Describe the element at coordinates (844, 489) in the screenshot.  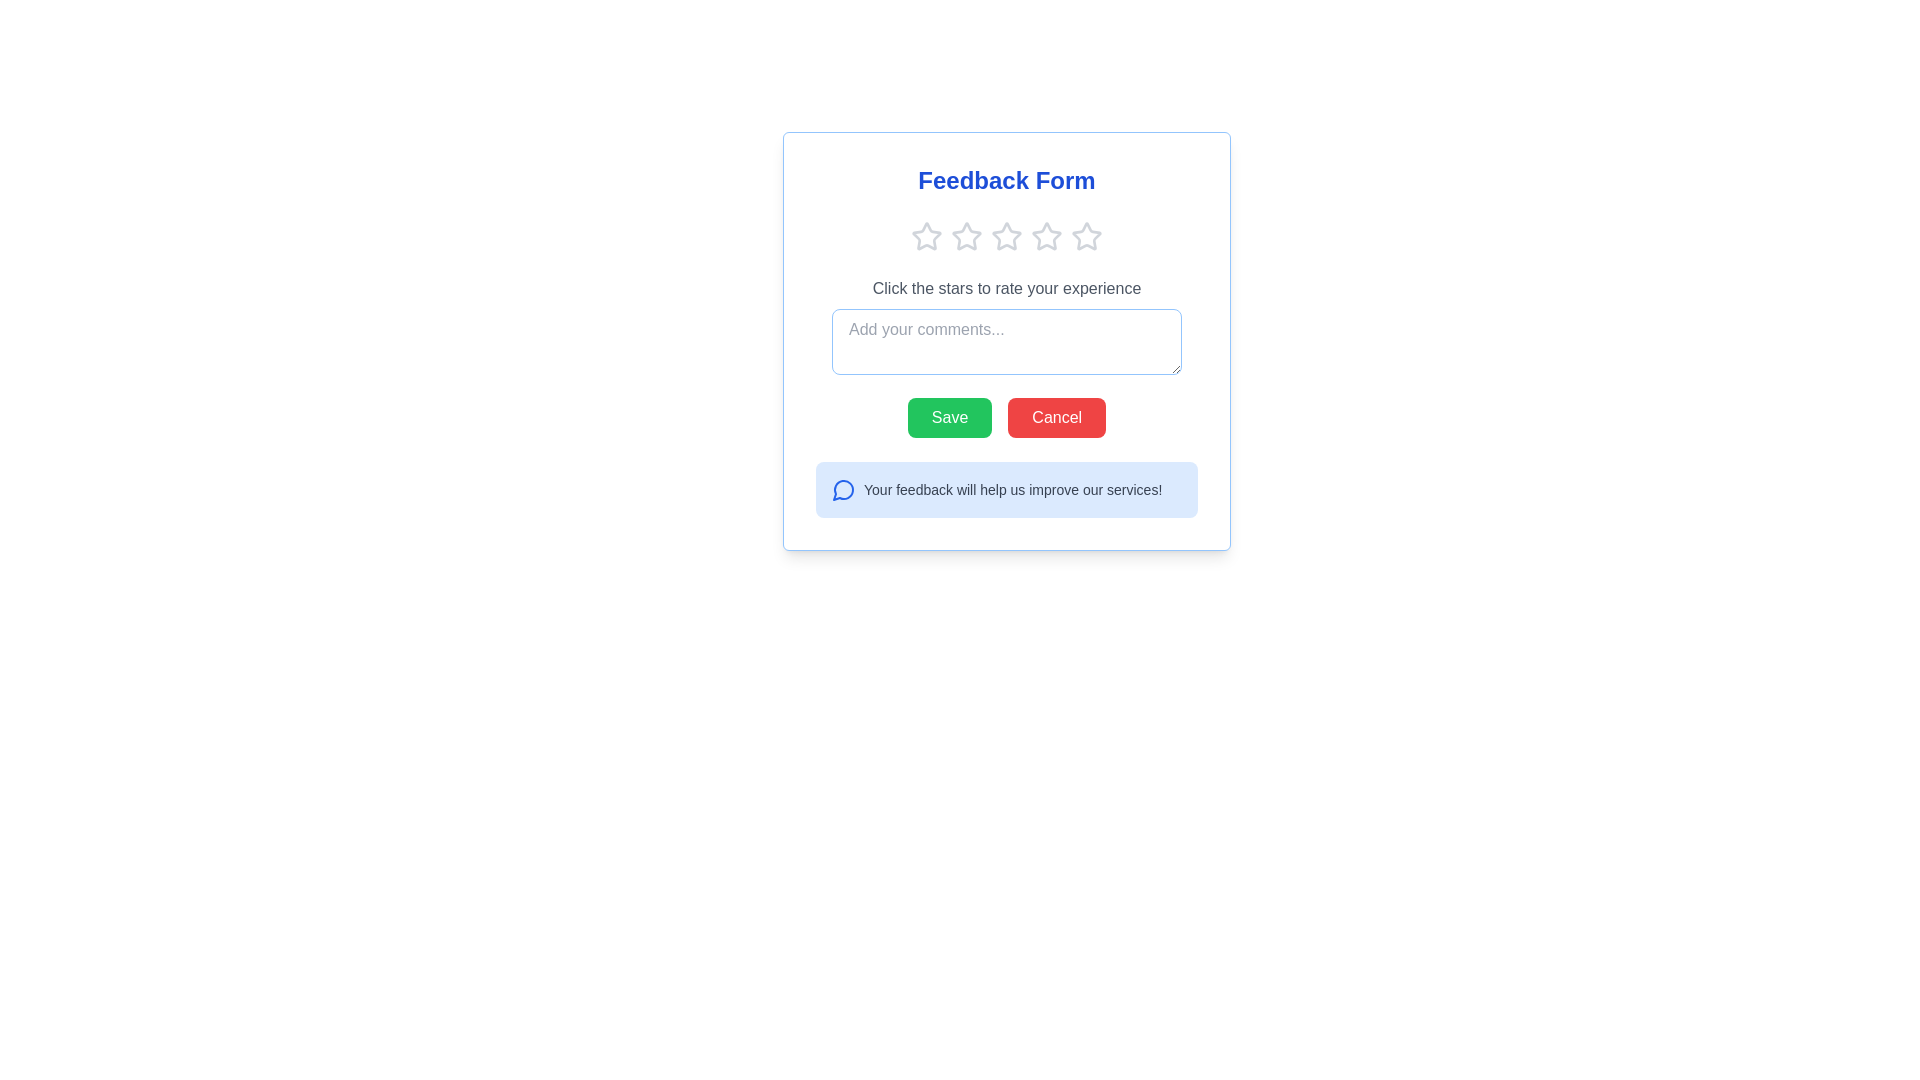
I see `the speech bubble icon with a blue outline located in the feedback section, positioned to the left of the feedback text` at that location.